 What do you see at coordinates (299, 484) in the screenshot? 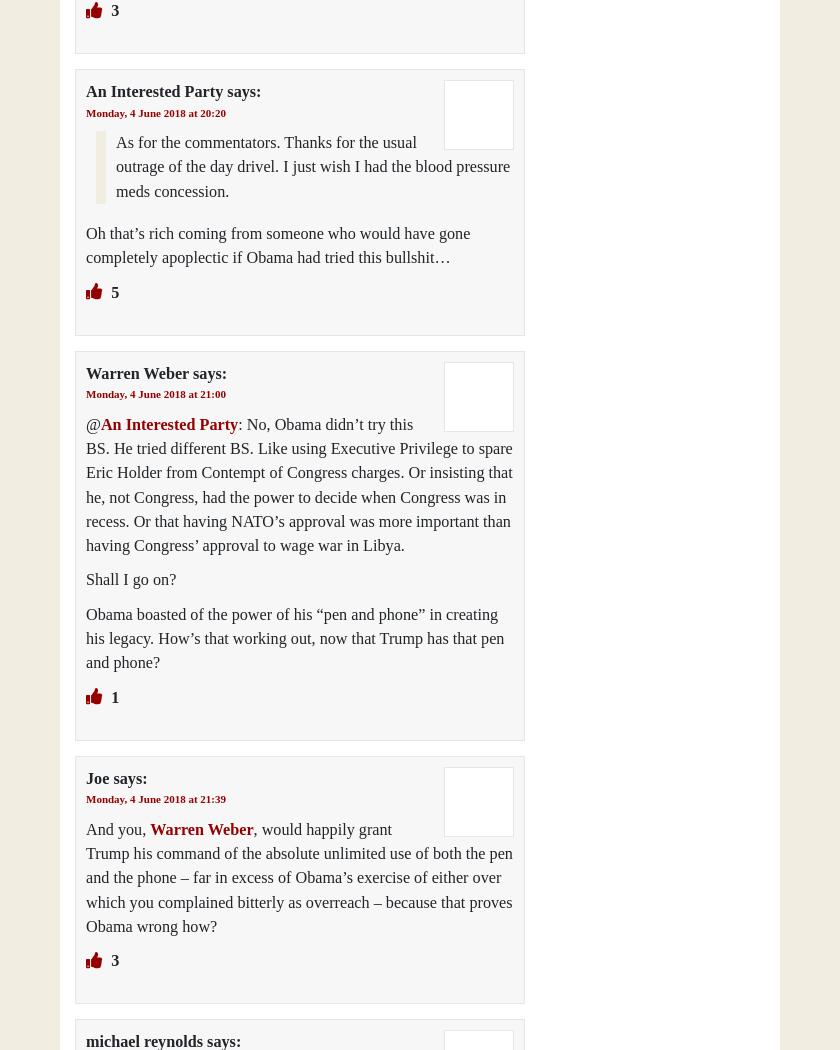
I see `': No, Obama didn’t try this BS. He tried different BS. Like using Executive Privilege to spare Eric Holder from Contempt of Congress charges. Or insisting that he, not Congress, had the power to decide when Congress was in recess. Or that having NATO’s approval was more important than having Congress’ approval to wage war in Libya.'` at bounding box center [299, 484].